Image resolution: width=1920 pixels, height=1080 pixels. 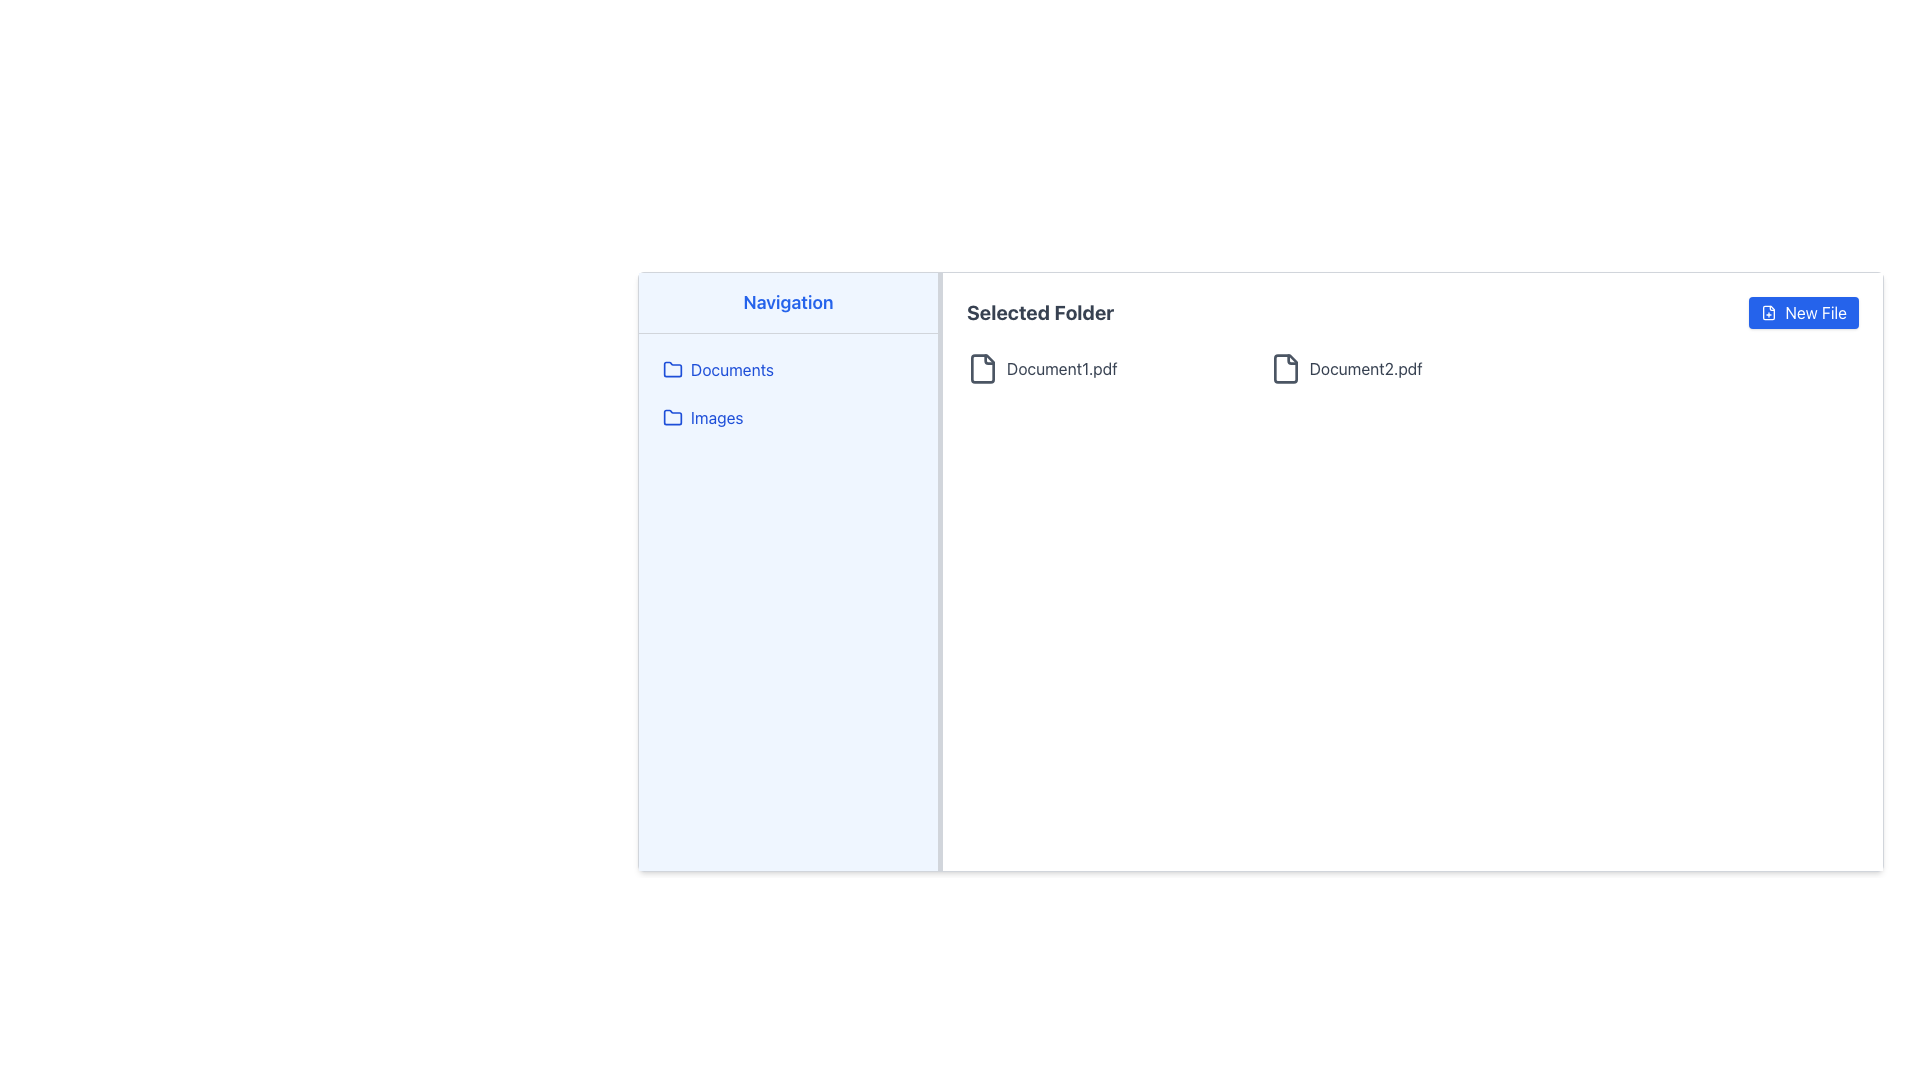 What do you see at coordinates (1061, 369) in the screenshot?
I see `the filename label 'Document1.pdf'` at bounding box center [1061, 369].